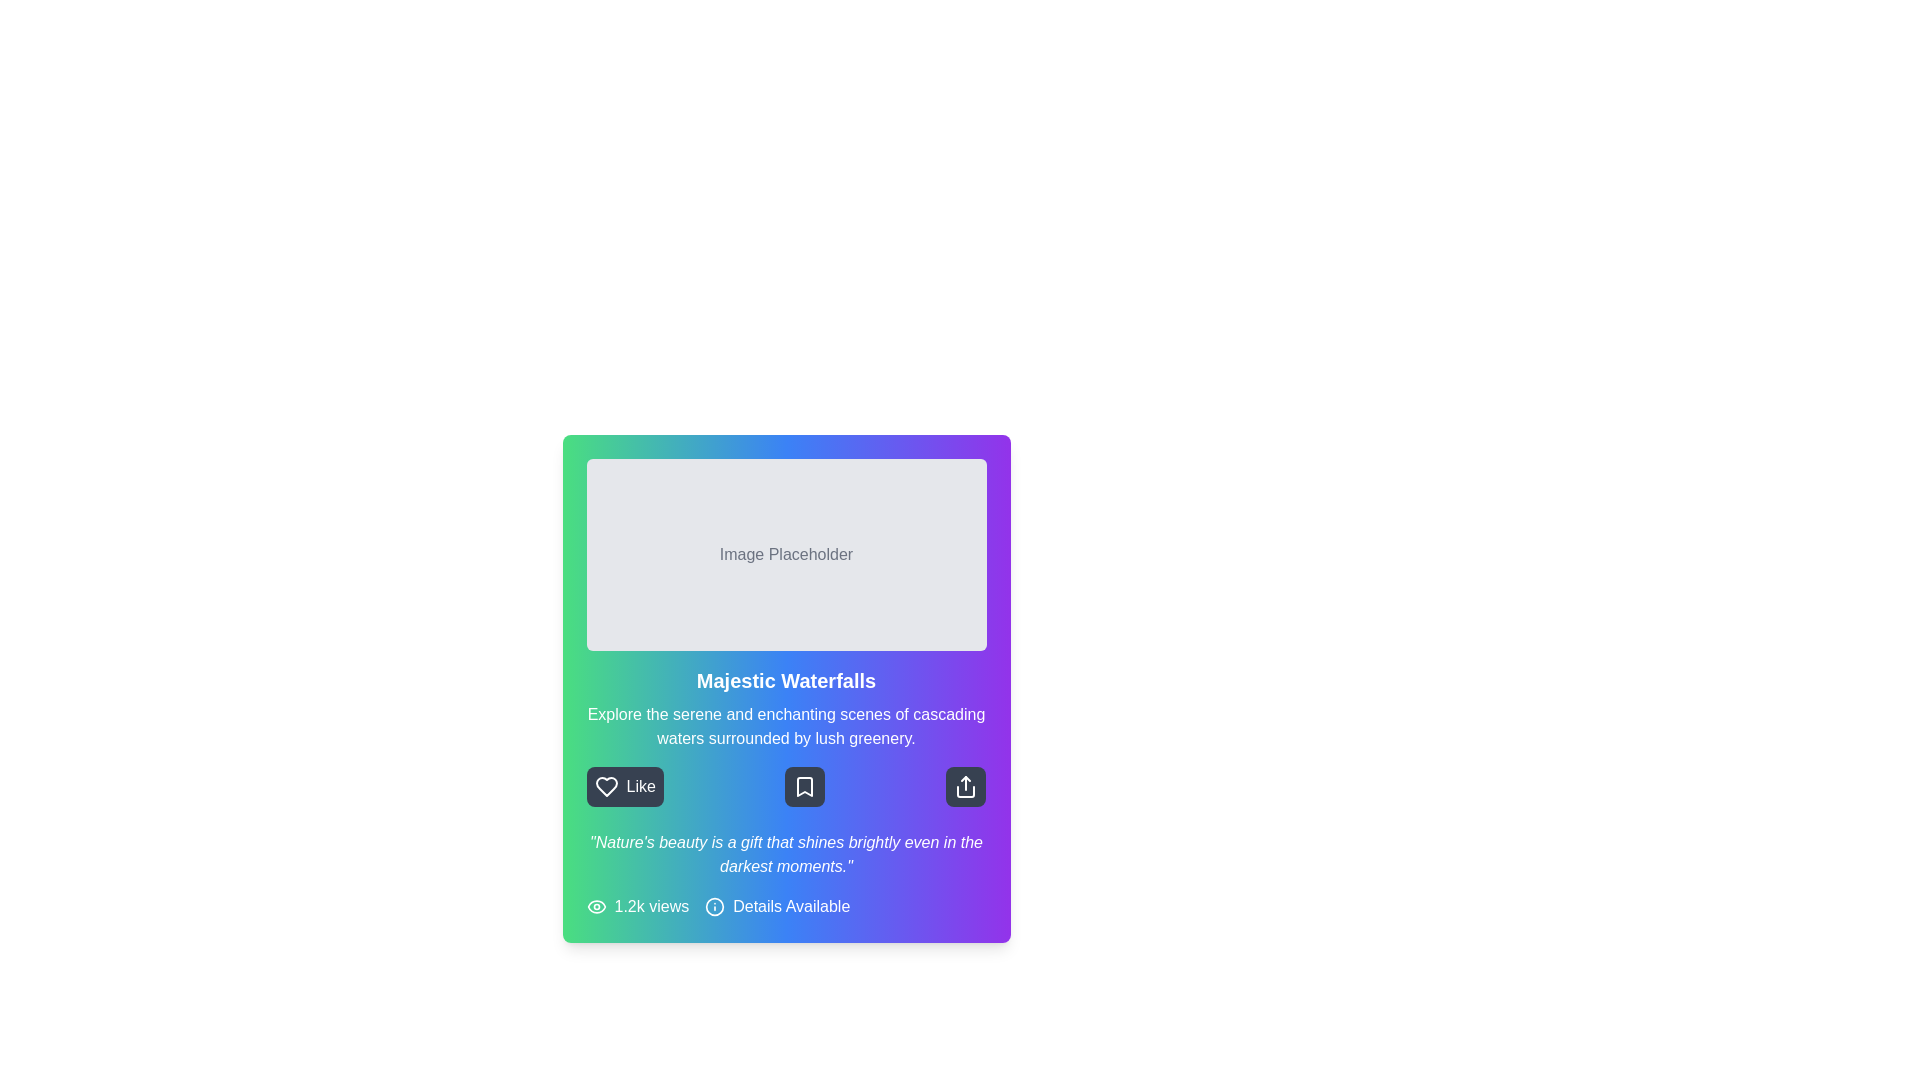  What do you see at coordinates (595, 906) in the screenshot?
I see `the eye-shaped icon located in a green area next to the text '1.2k views', positioned near the bottom-left of a card layout` at bounding box center [595, 906].